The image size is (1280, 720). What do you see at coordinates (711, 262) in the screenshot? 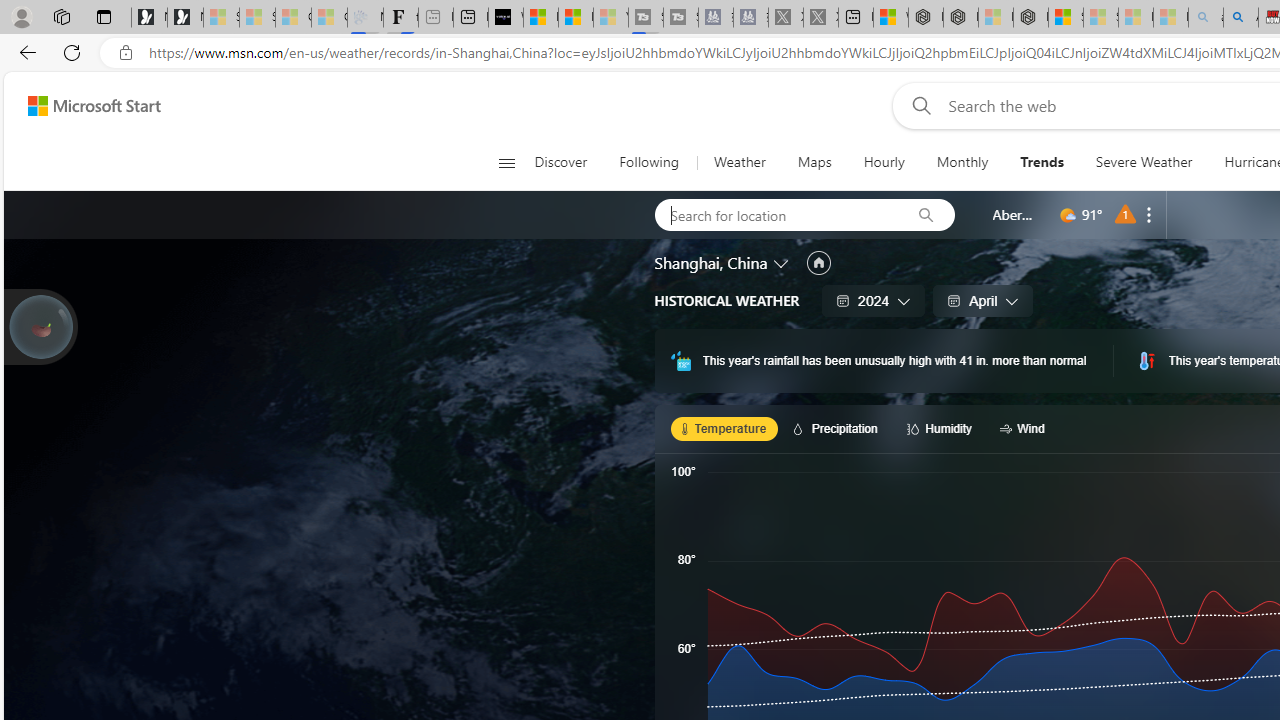
I see `'Shanghai, China'` at bounding box center [711, 262].